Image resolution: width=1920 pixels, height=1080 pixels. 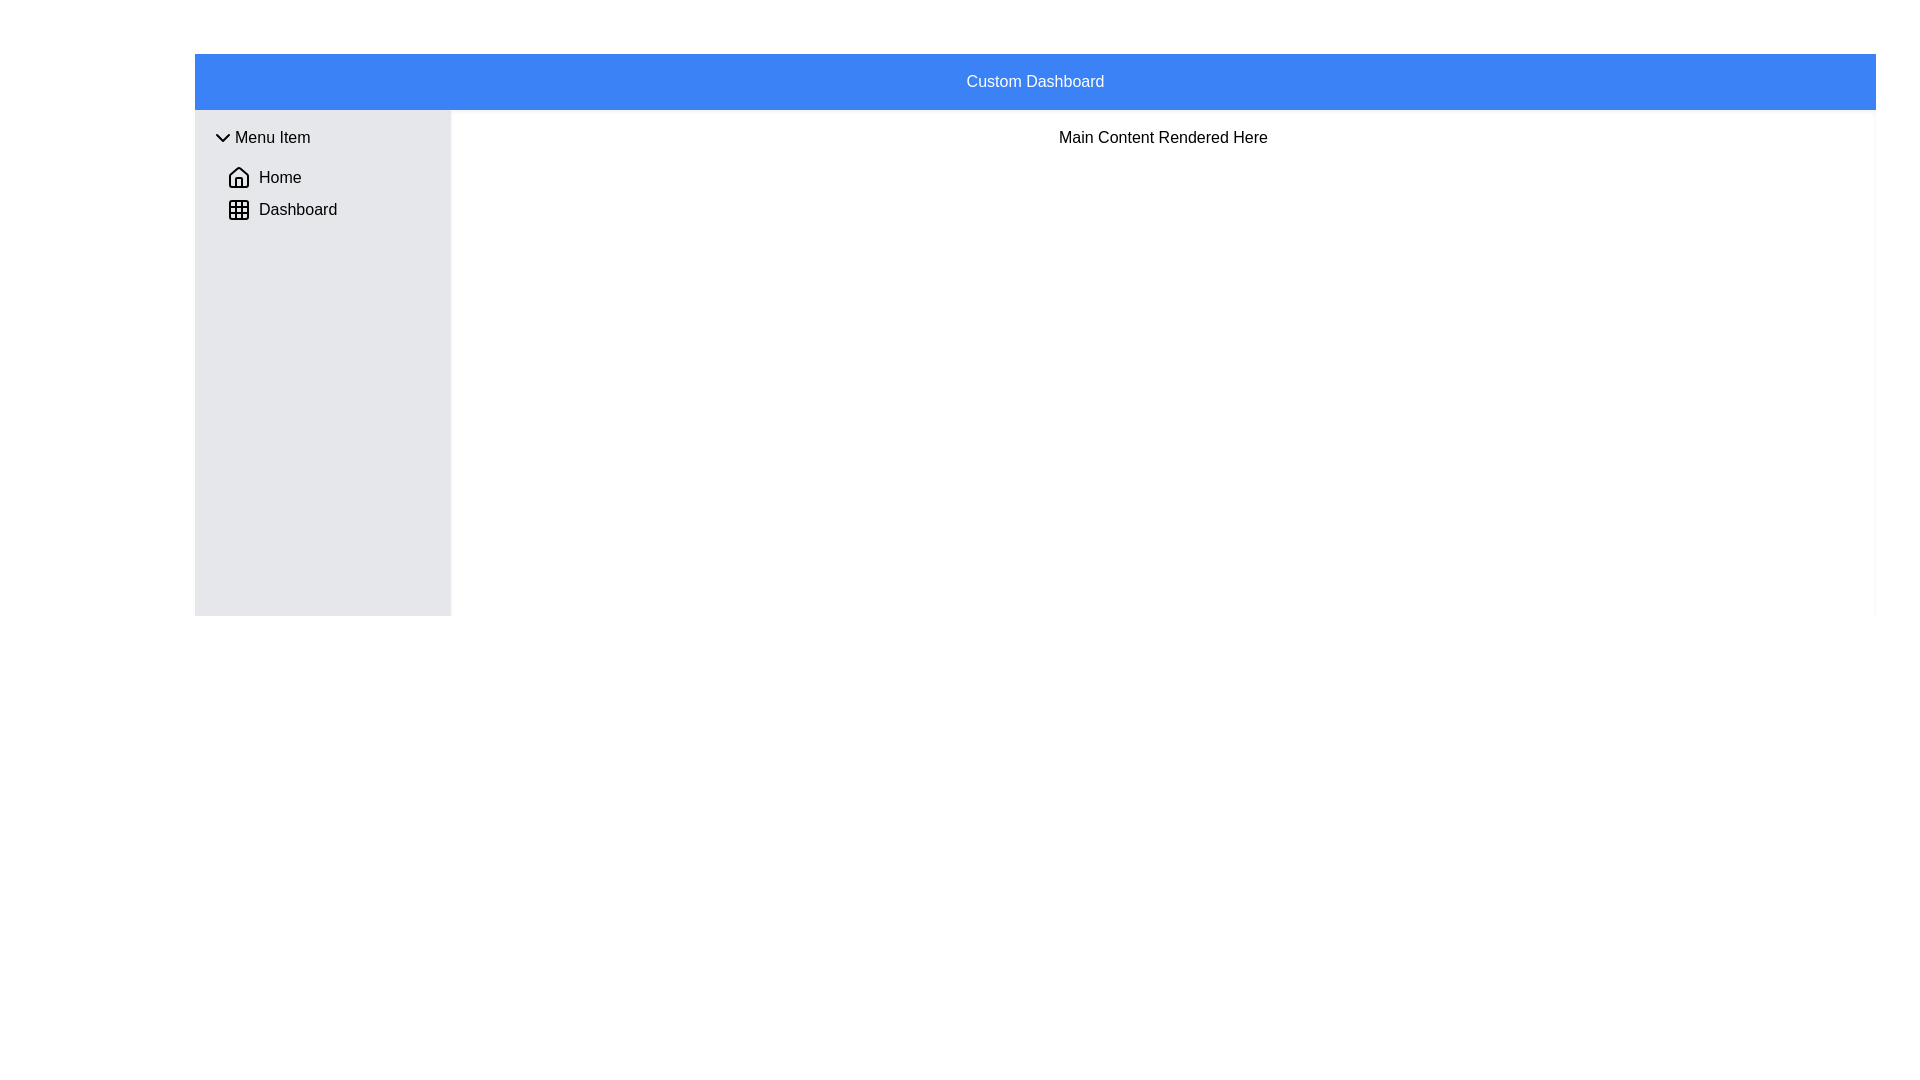 What do you see at coordinates (263, 176) in the screenshot?
I see `the 'Home' navigation link in the sidebar menu` at bounding box center [263, 176].